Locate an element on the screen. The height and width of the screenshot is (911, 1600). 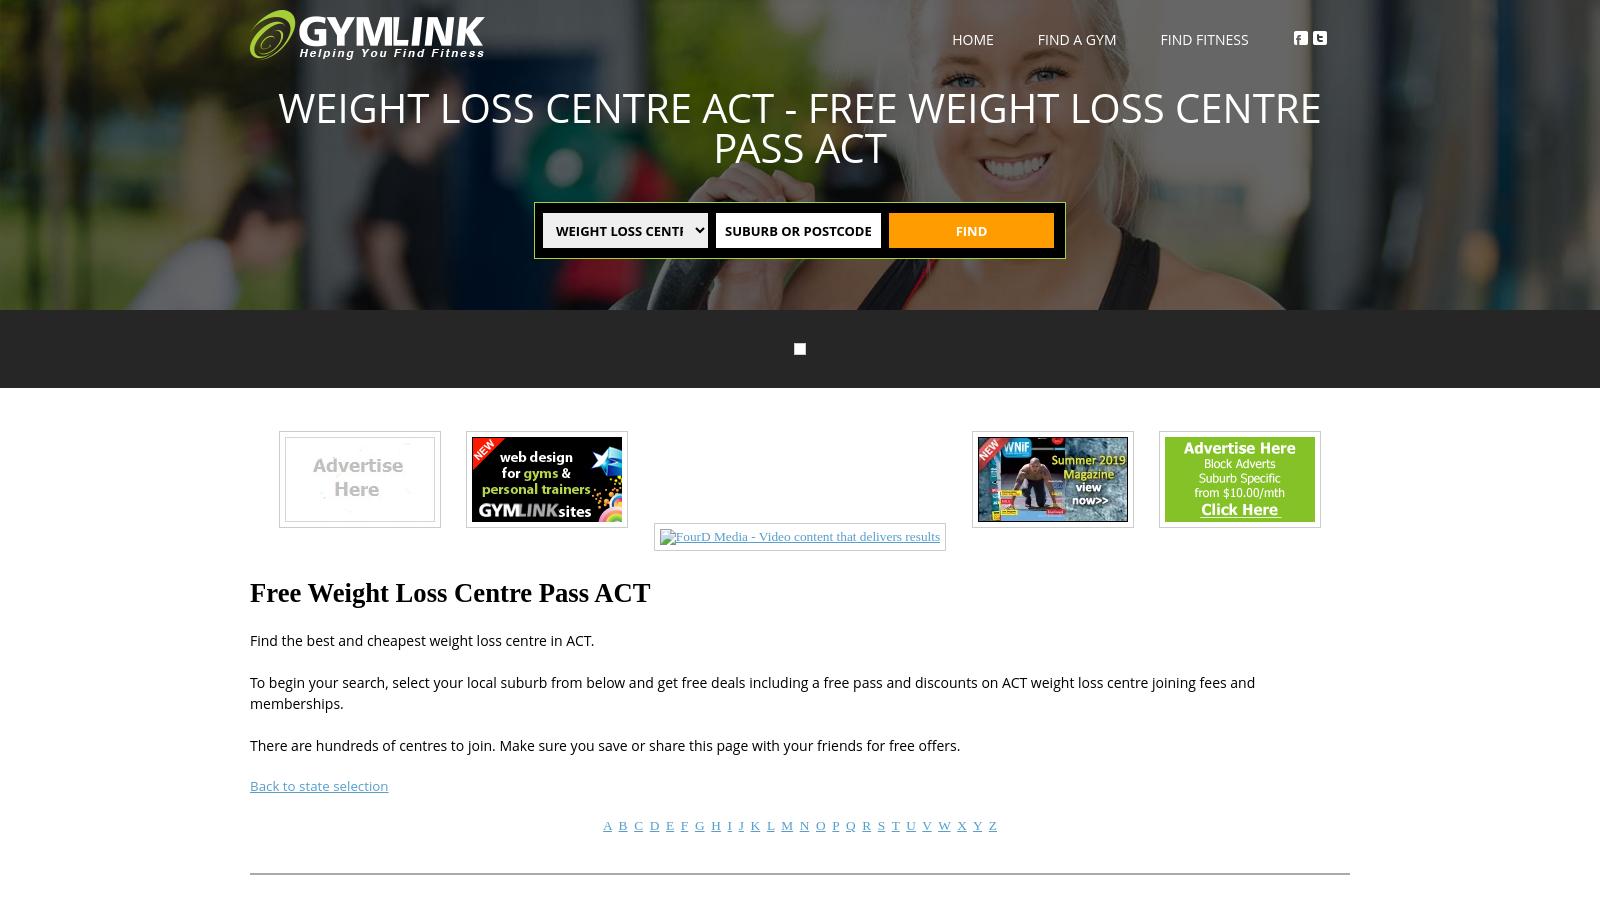
'Home' is located at coordinates (971, 38).